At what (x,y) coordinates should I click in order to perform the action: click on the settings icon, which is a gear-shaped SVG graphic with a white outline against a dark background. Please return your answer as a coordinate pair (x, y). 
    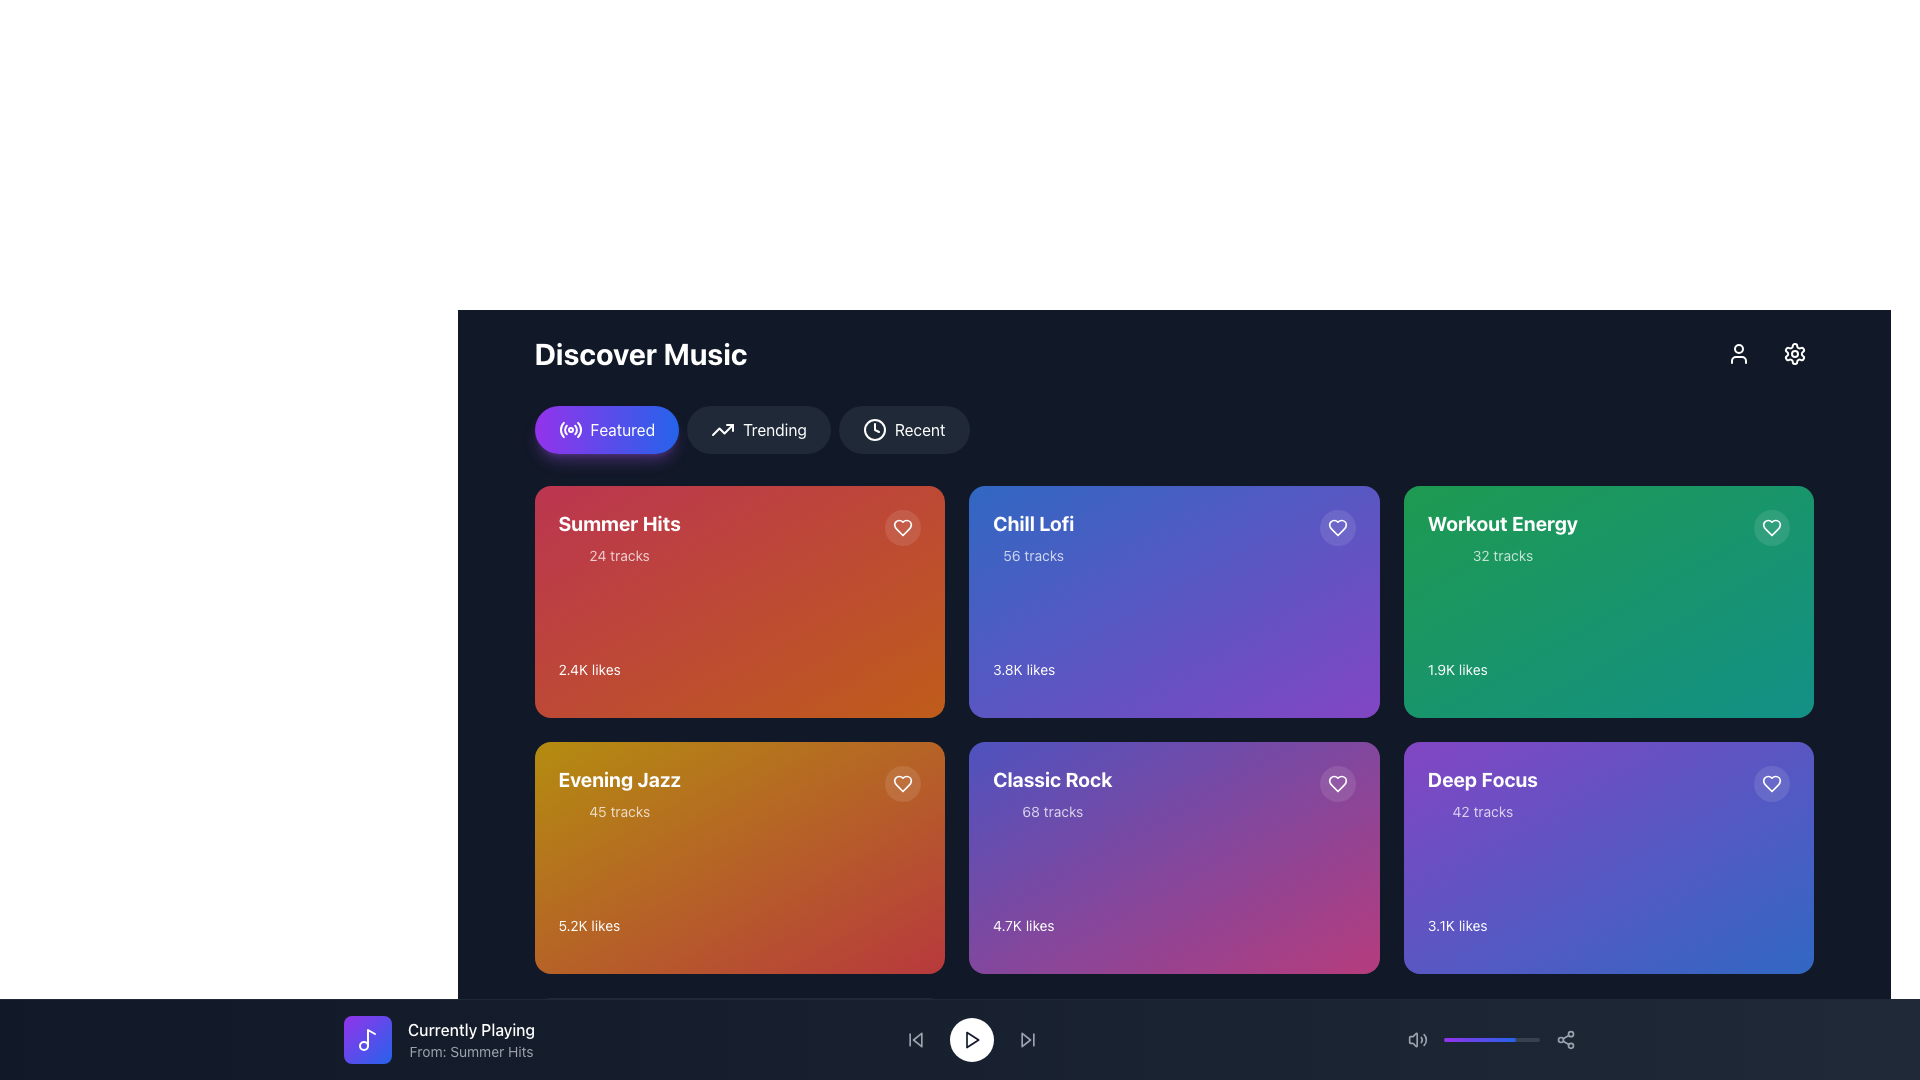
    Looking at the image, I should click on (1794, 353).